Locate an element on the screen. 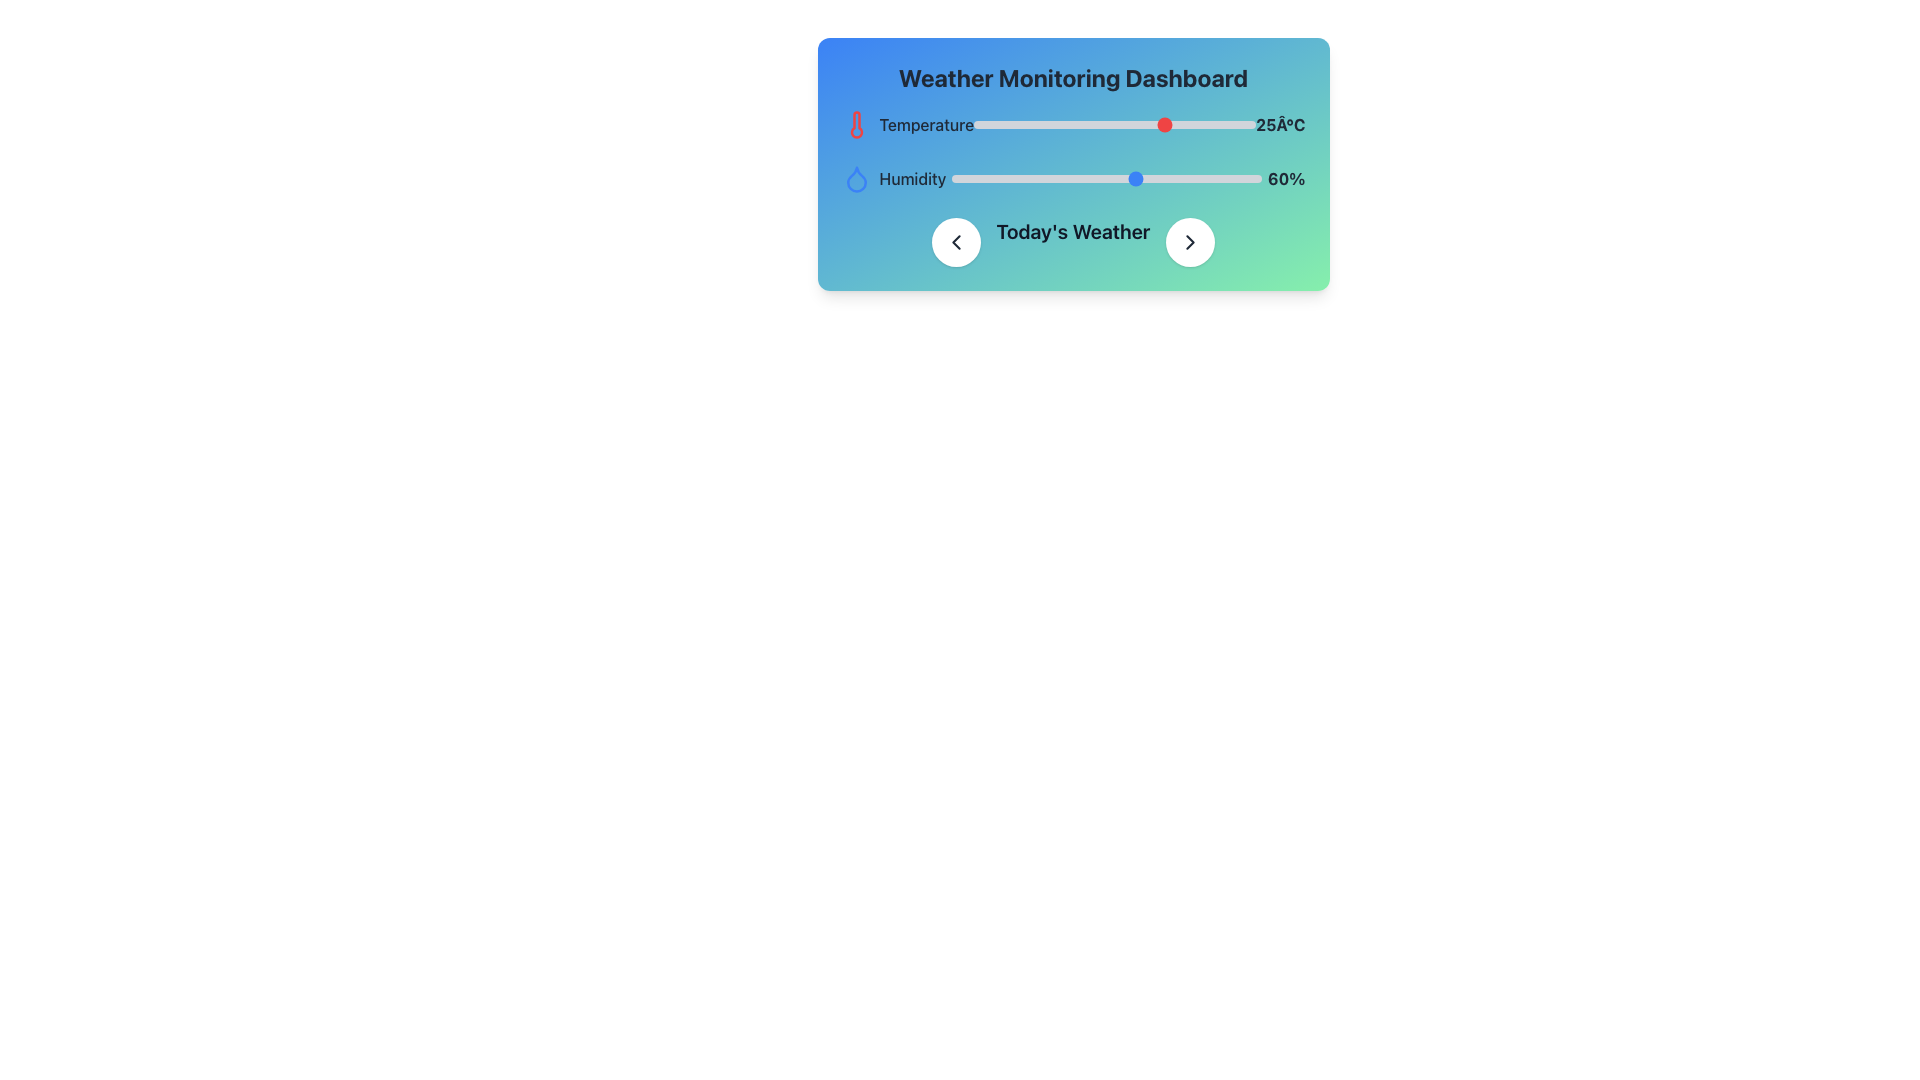  the text label indicating the current weather information titled 'Today's Weather', which is centrally located within its module is located at coordinates (1072, 241).